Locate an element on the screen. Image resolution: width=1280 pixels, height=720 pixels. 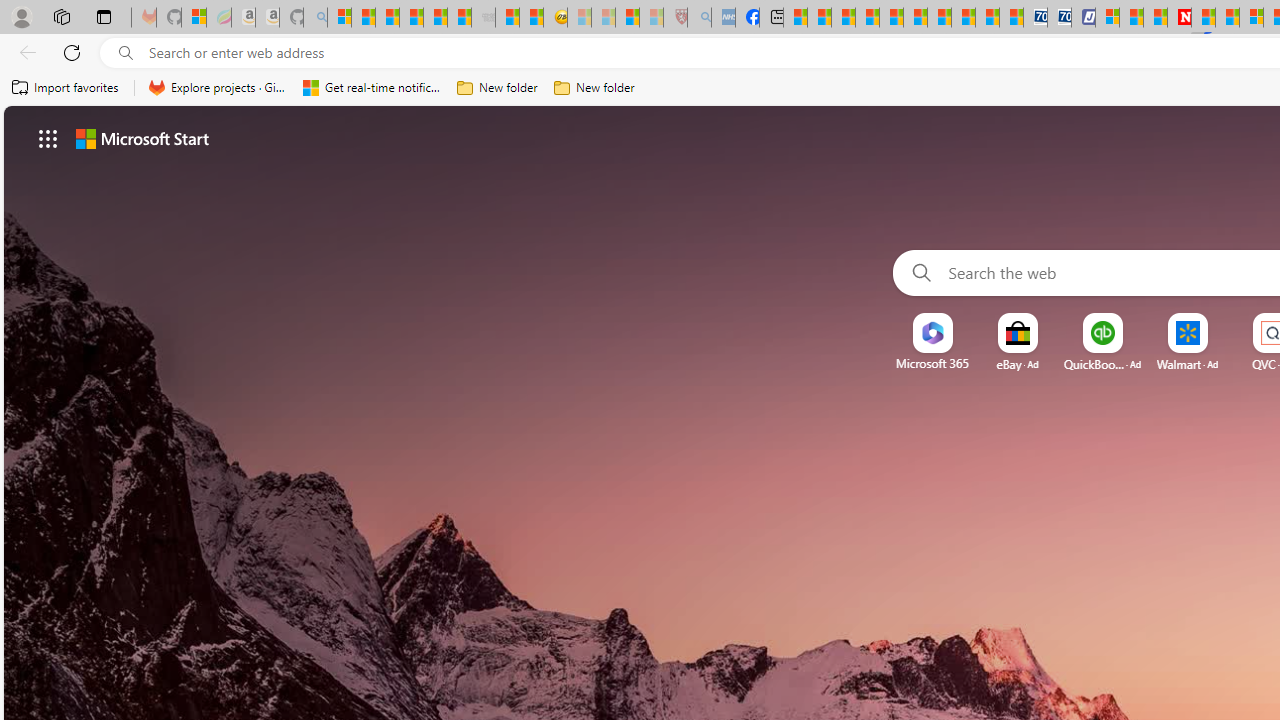
'Stocks - MSN' is located at coordinates (458, 17).